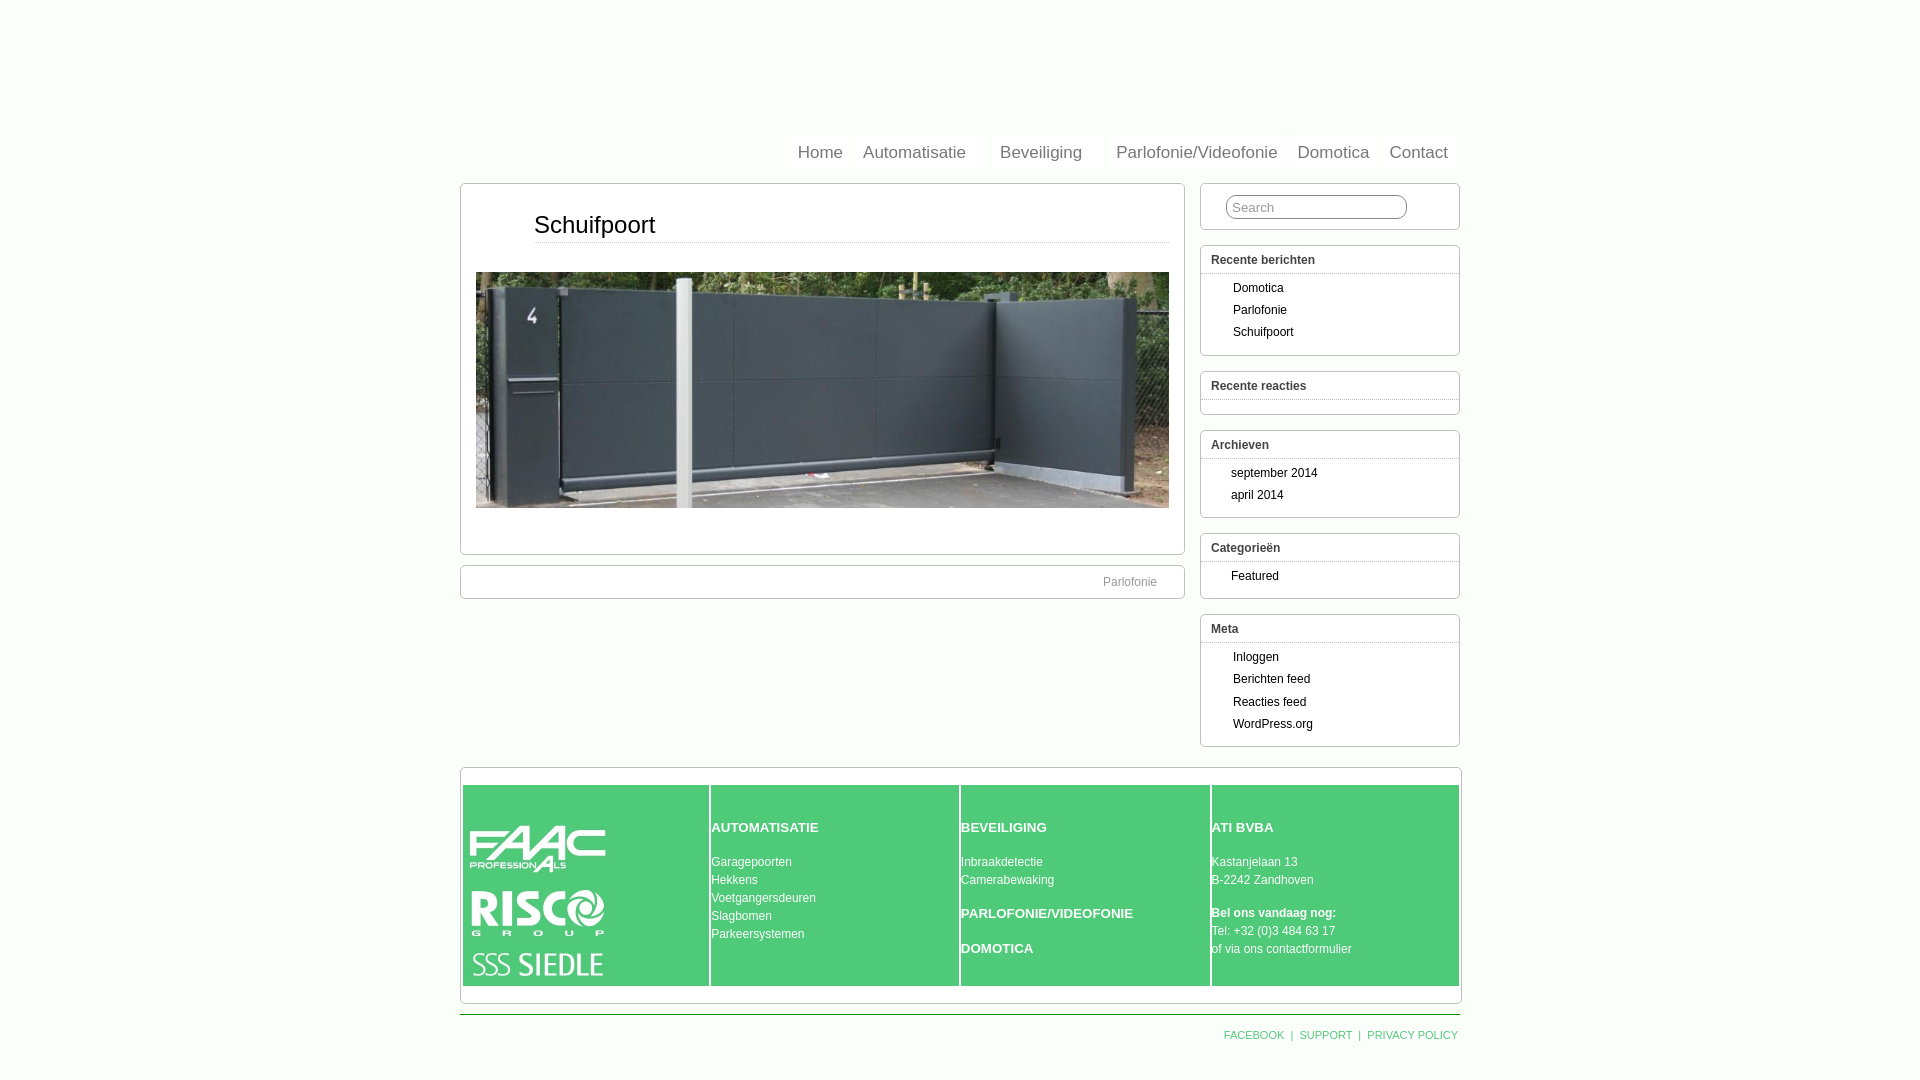 The image size is (1920, 1080). I want to click on ' FACEBOOK', so click(1253, 1034).